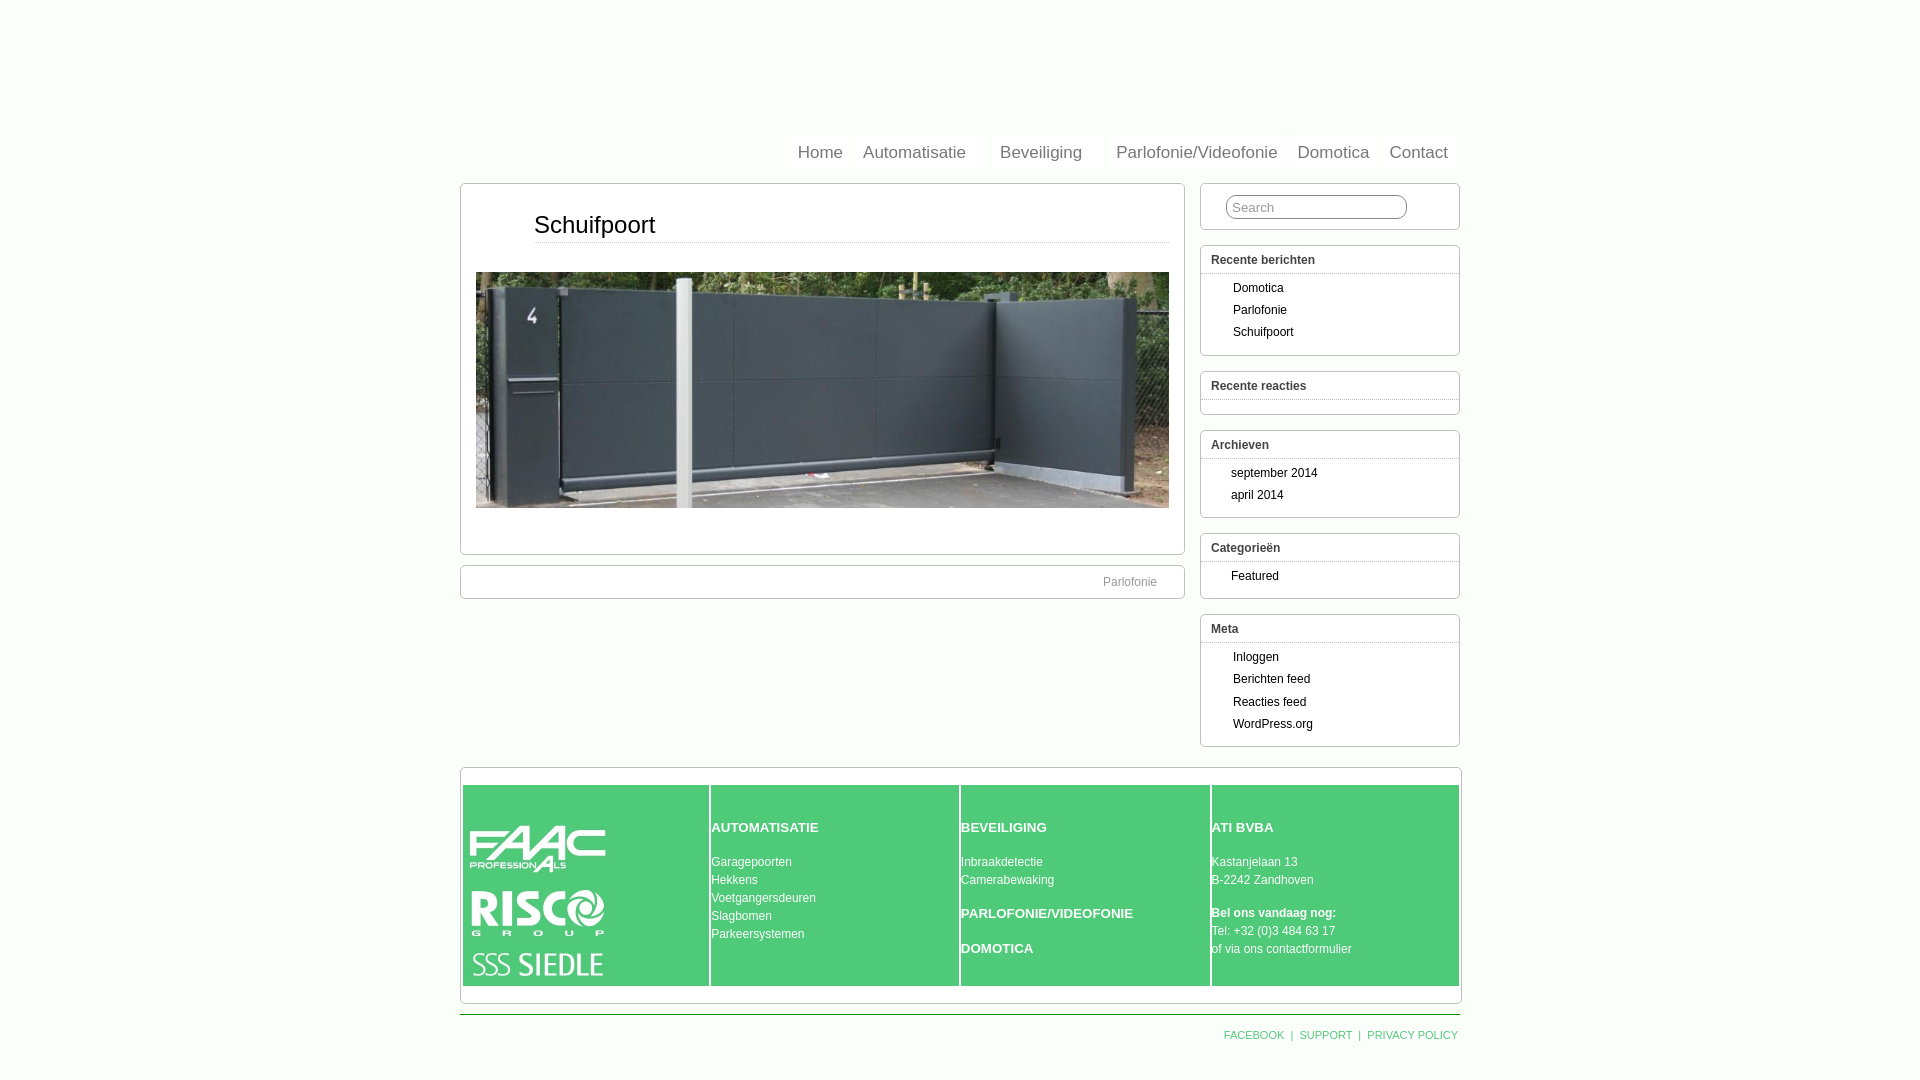 The image size is (1920, 1080). I want to click on ' FACEBOOK', so click(1253, 1034).